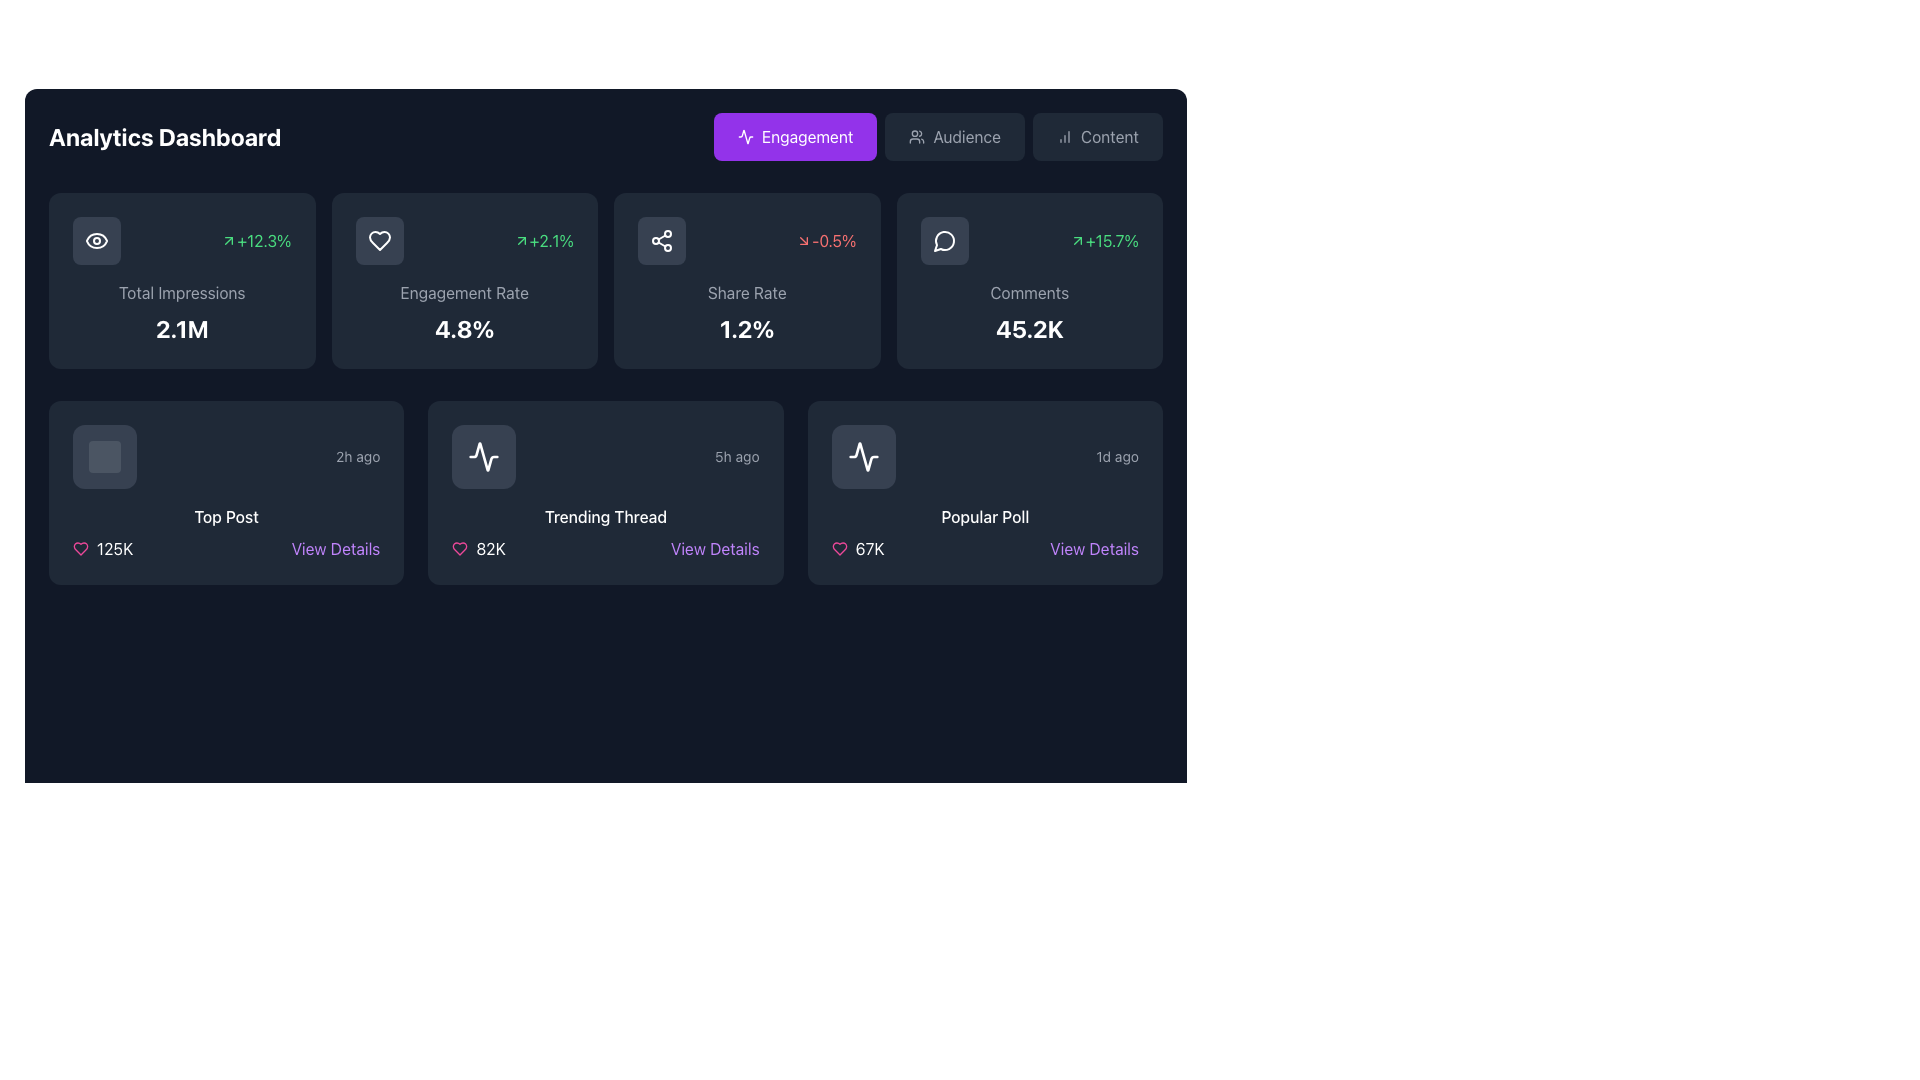 The image size is (1920, 1080). I want to click on the navigation label positioned as the second item from the right in the header, between 'Engagement' and 'Content', so click(967, 136).